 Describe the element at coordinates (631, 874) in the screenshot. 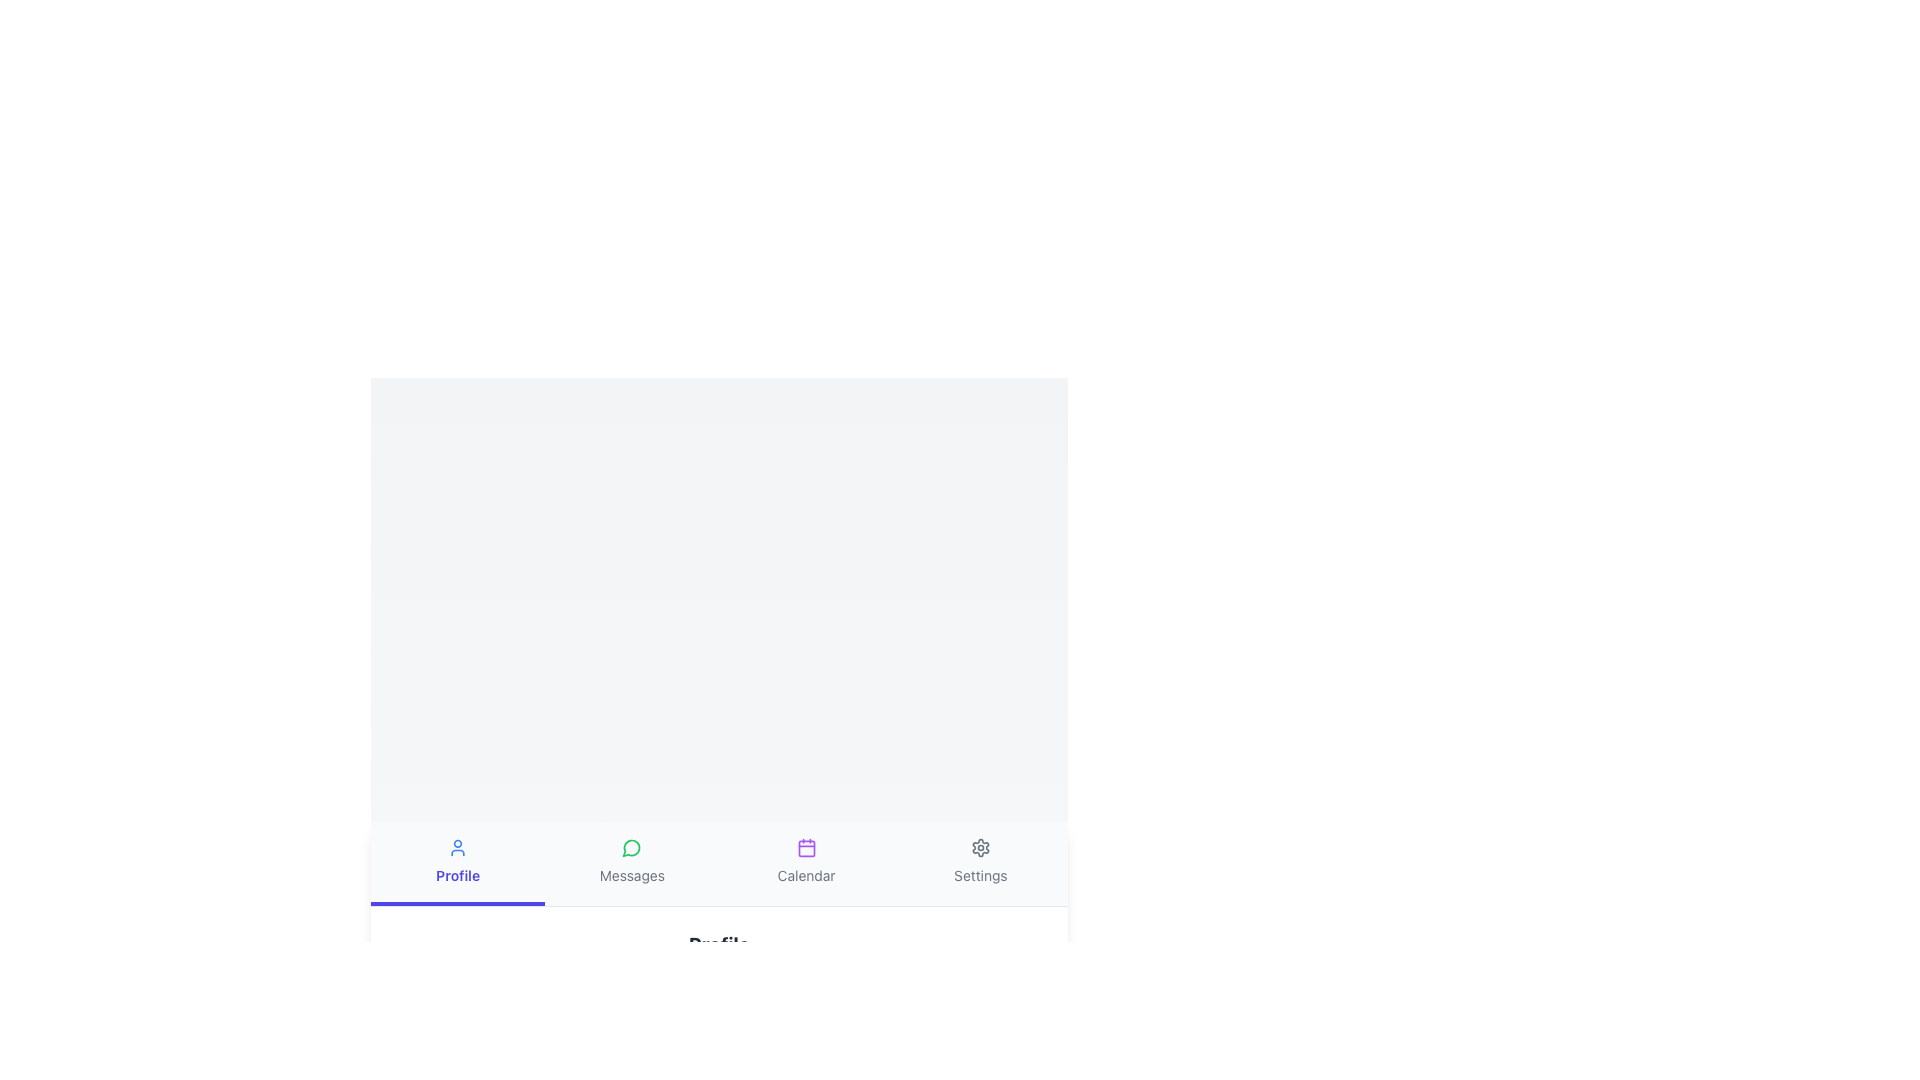

I see `the 'Messages' text label in the bottom navigation bar, which provides context for the message icon` at that location.